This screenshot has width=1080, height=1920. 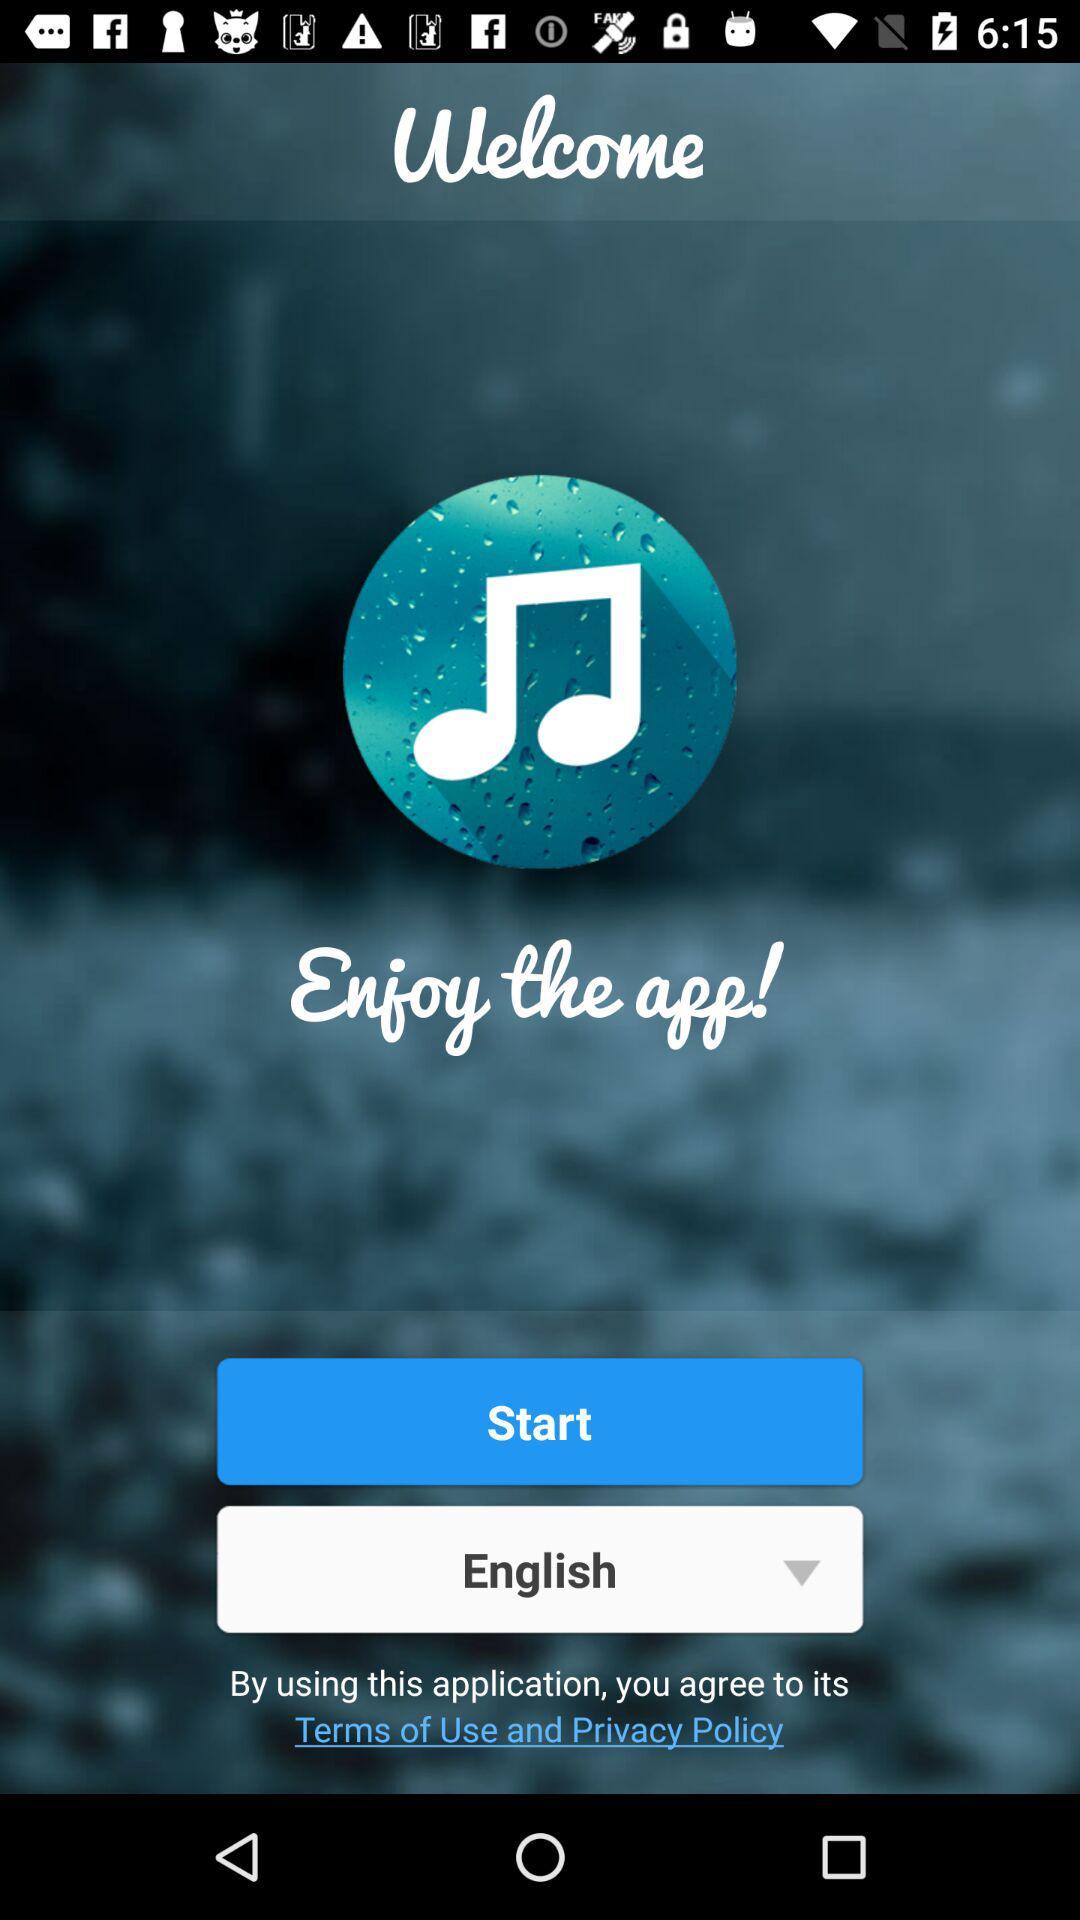 What do you see at coordinates (538, 1420) in the screenshot?
I see `the button above the english icon` at bounding box center [538, 1420].